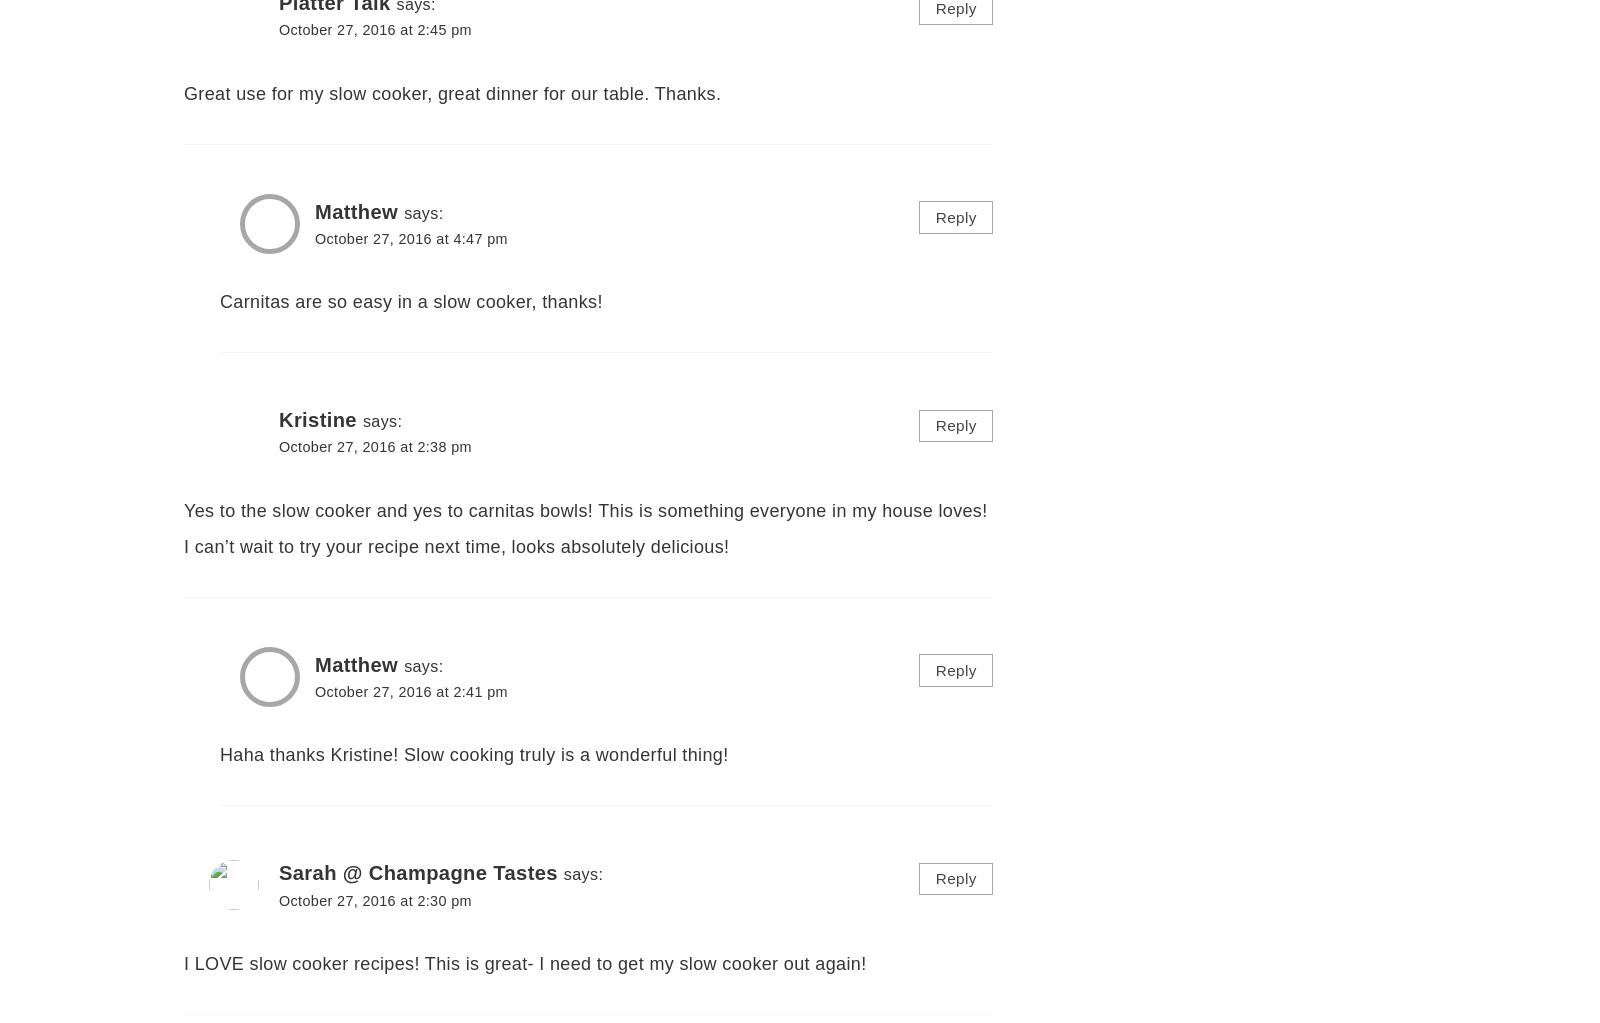 The height and width of the screenshot is (1023, 1600). What do you see at coordinates (410, 300) in the screenshot?
I see `'Carnitas are so easy in a slow cooker, thanks!'` at bounding box center [410, 300].